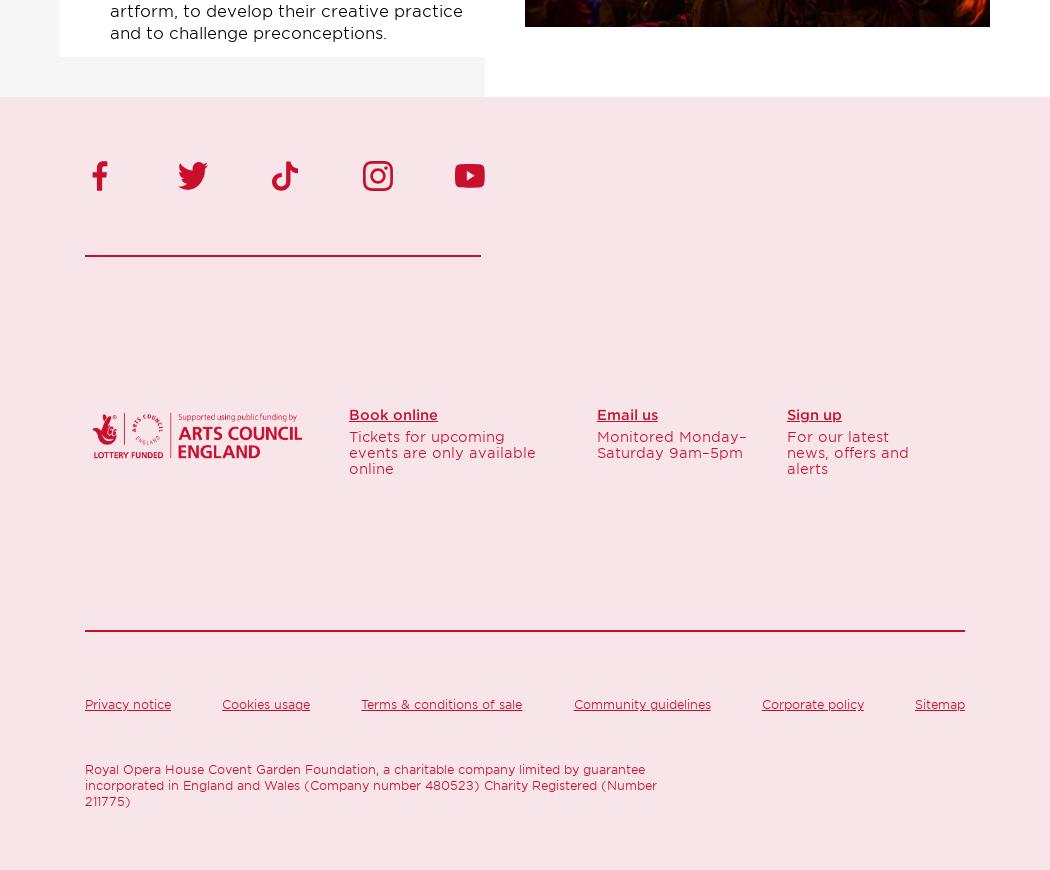 Image resolution: width=1050 pixels, height=870 pixels. What do you see at coordinates (441, 452) in the screenshot?
I see `'Tickets for upcoming events are only available online'` at bounding box center [441, 452].